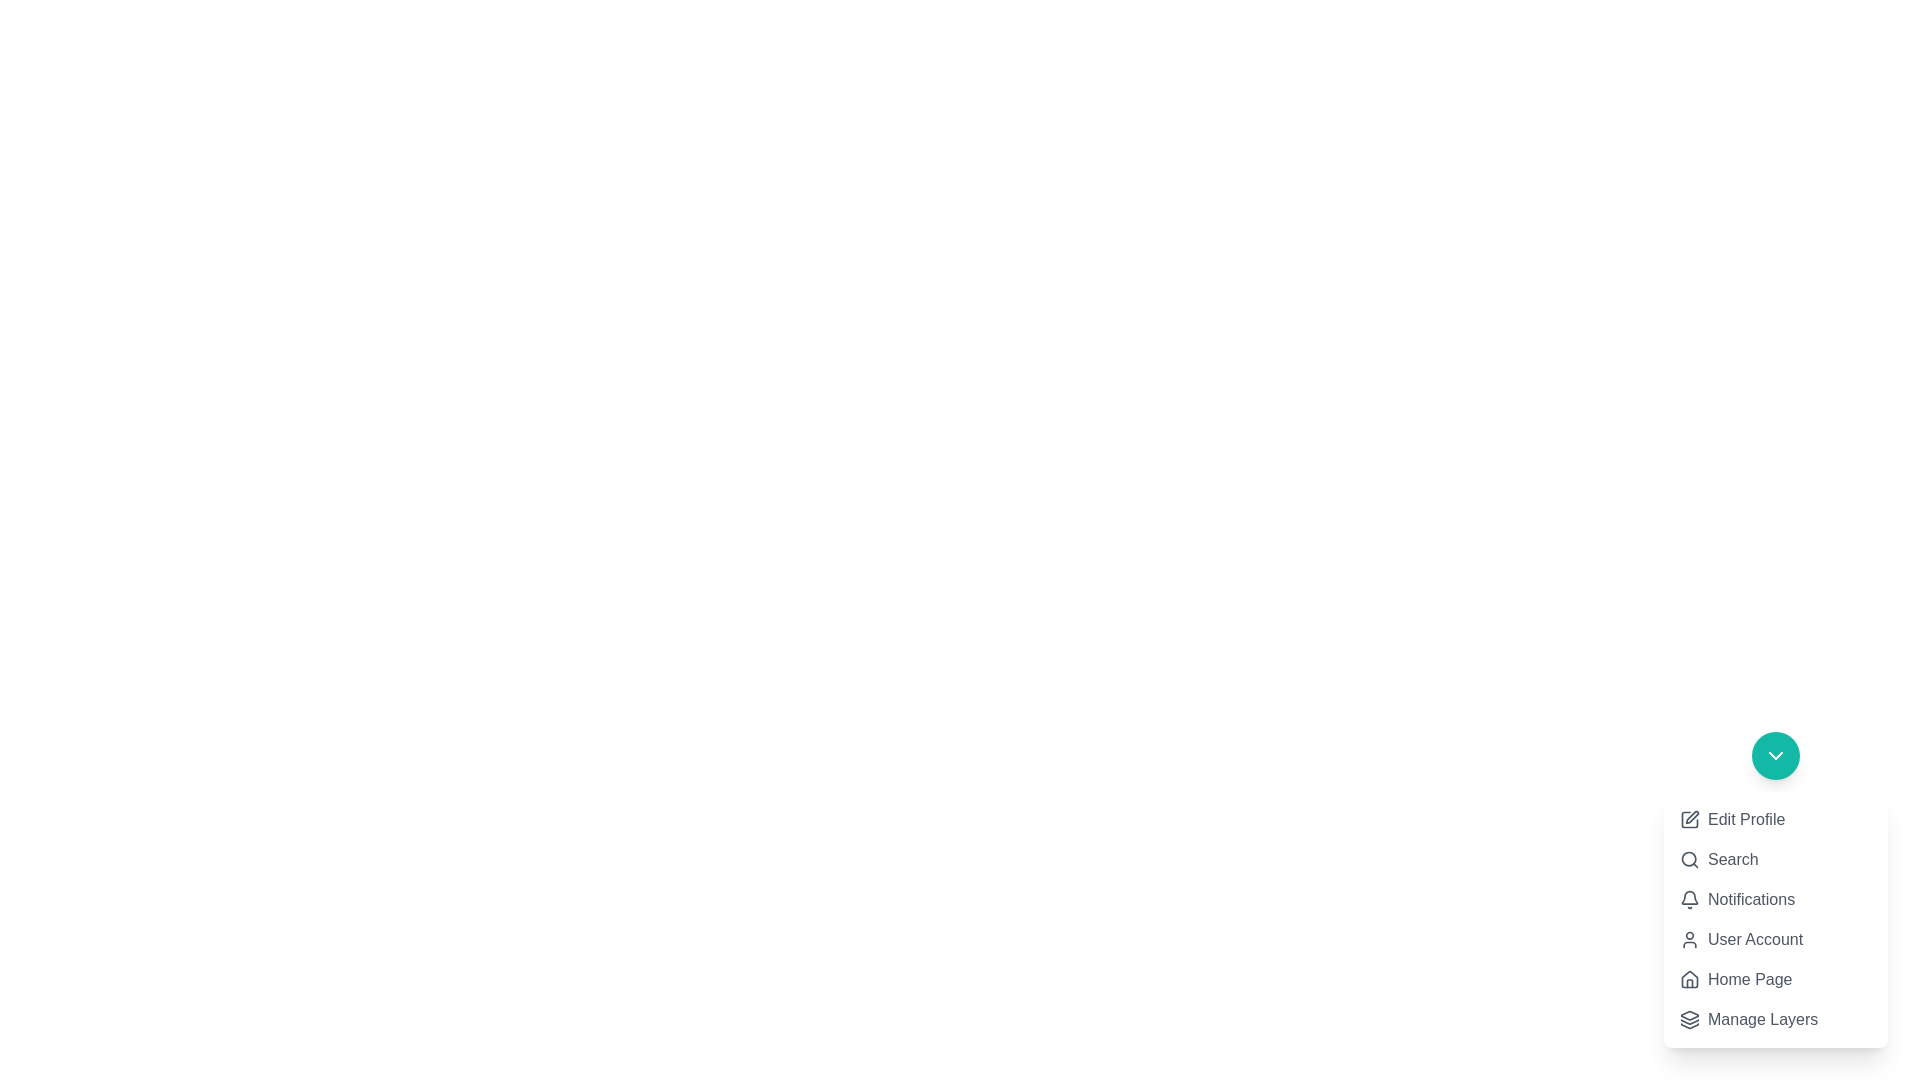 The width and height of the screenshot is (1920, 1080). Describe the element at coordinates (1691, 817) in the screenshot. I see `the pen icon located in the dropdown menu under 'Edit Profile', positioned on the left side of the text label` at that location.